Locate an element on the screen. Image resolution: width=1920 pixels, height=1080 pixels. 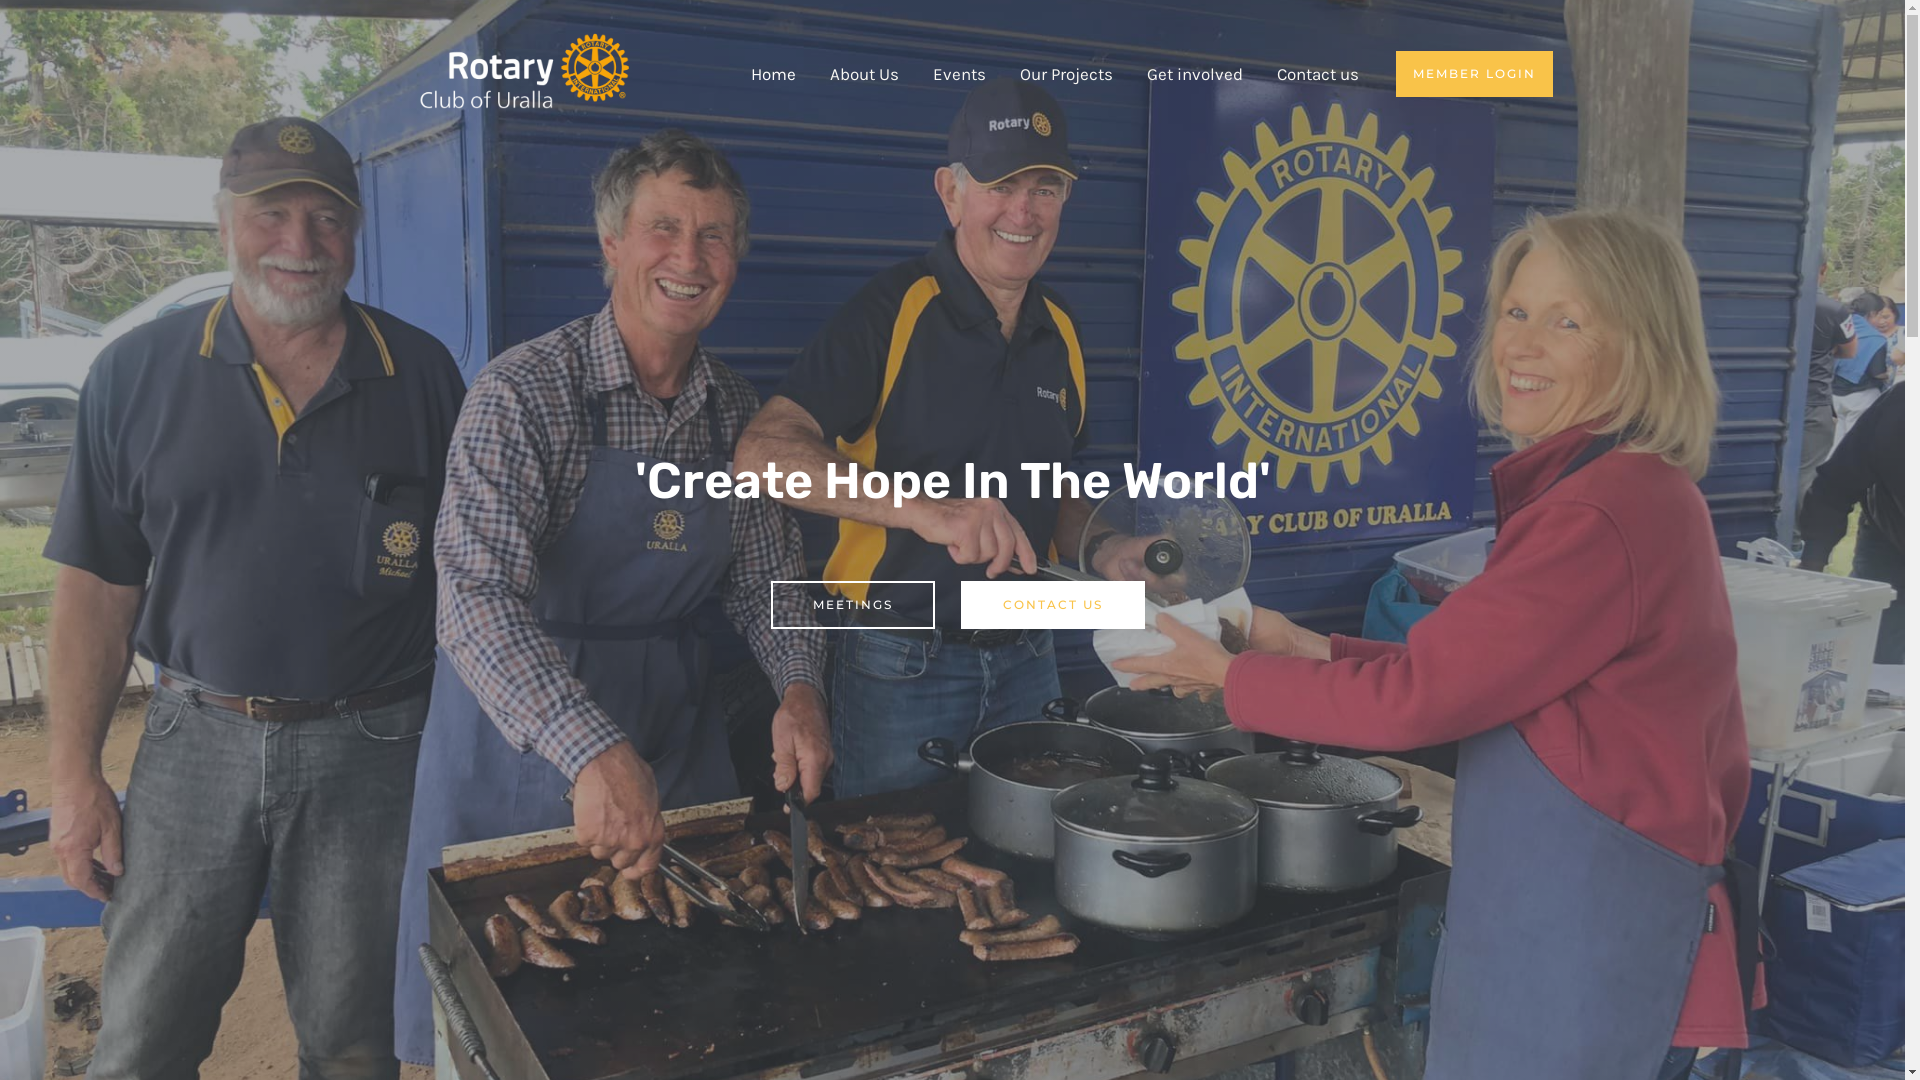
'Events' is located at coordinates (958, 72).